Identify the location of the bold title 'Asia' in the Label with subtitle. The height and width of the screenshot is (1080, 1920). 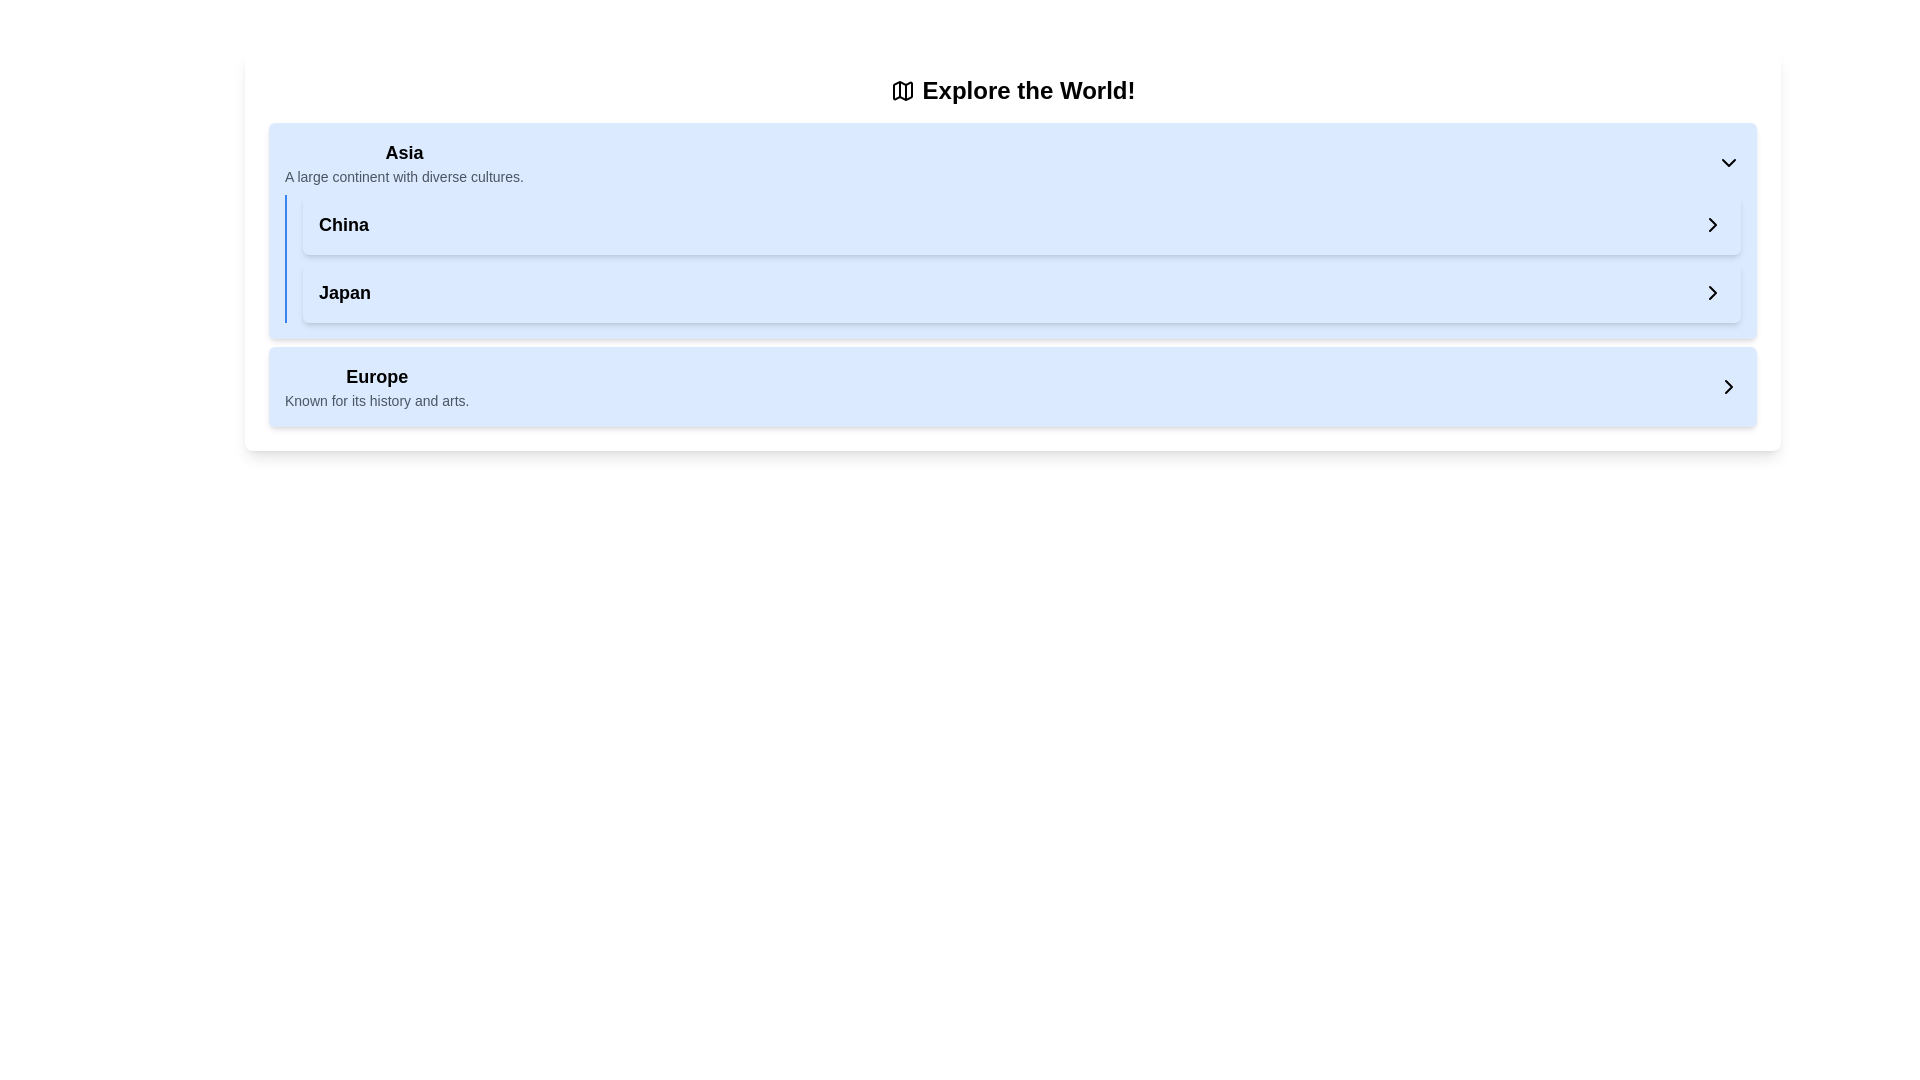
(403, 161).